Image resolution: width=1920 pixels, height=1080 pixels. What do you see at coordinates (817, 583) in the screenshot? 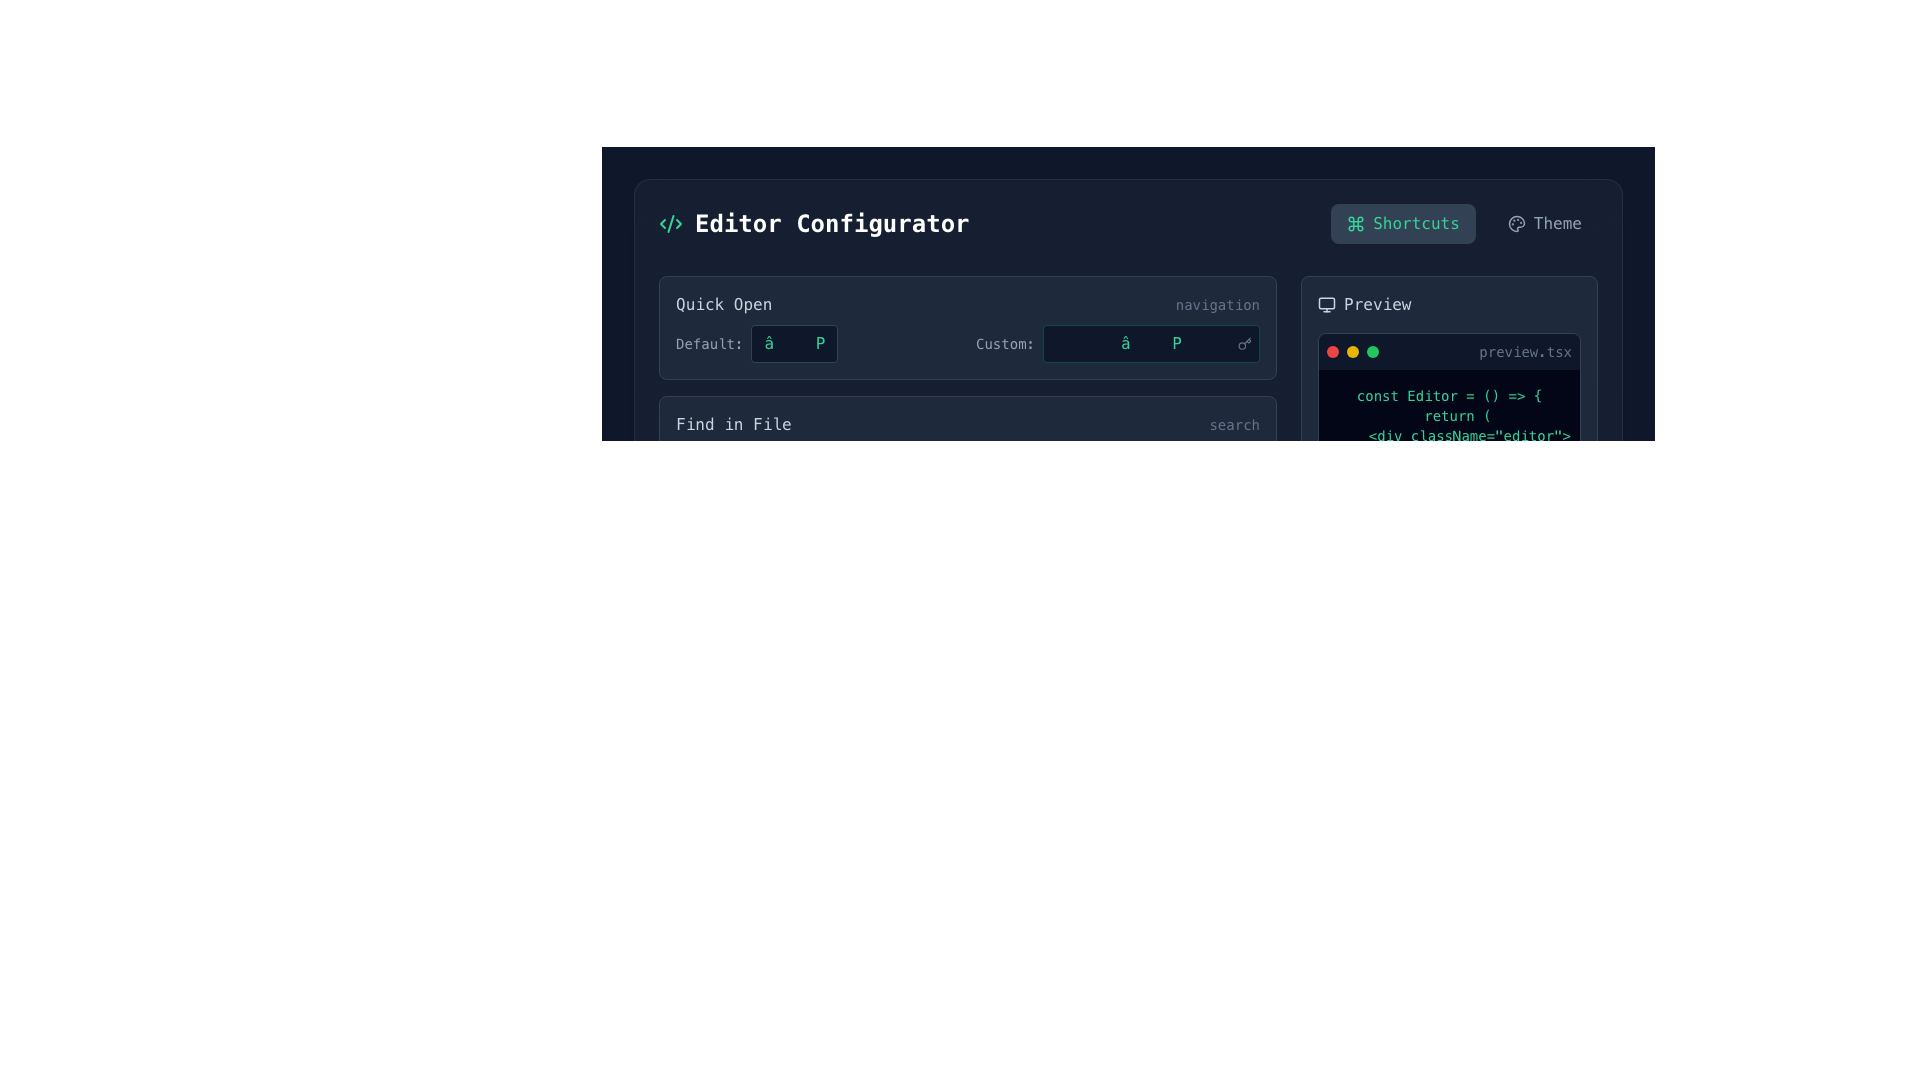
I see `the text label segment displaying 'Default:' followed by the styled value '⌘ S' to understand the configuration setting` at bounding box center [817, 583].